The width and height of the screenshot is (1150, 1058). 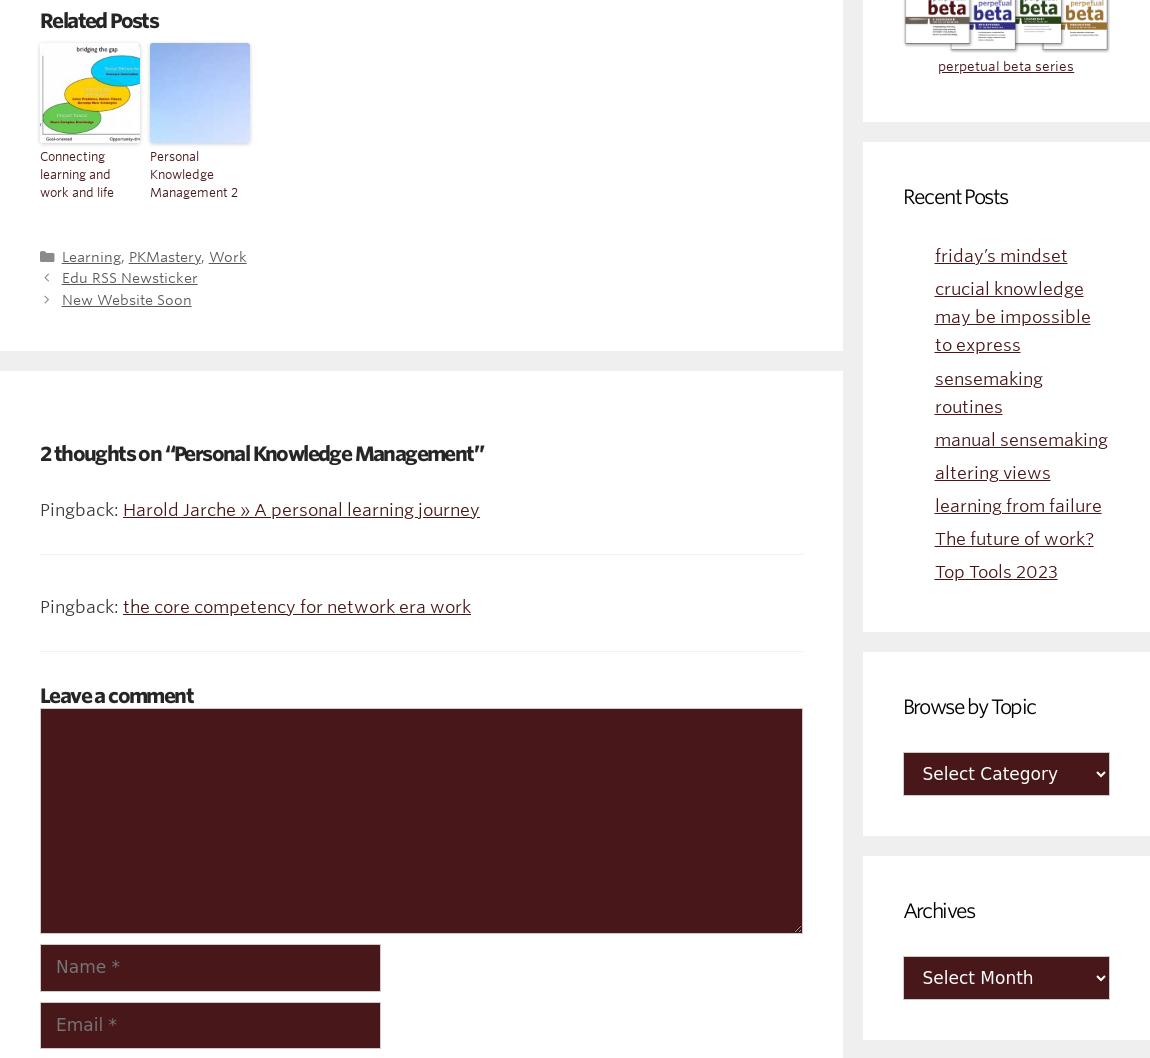 I want to click on 'manual sensemaking', so click(x=1020, y=438).